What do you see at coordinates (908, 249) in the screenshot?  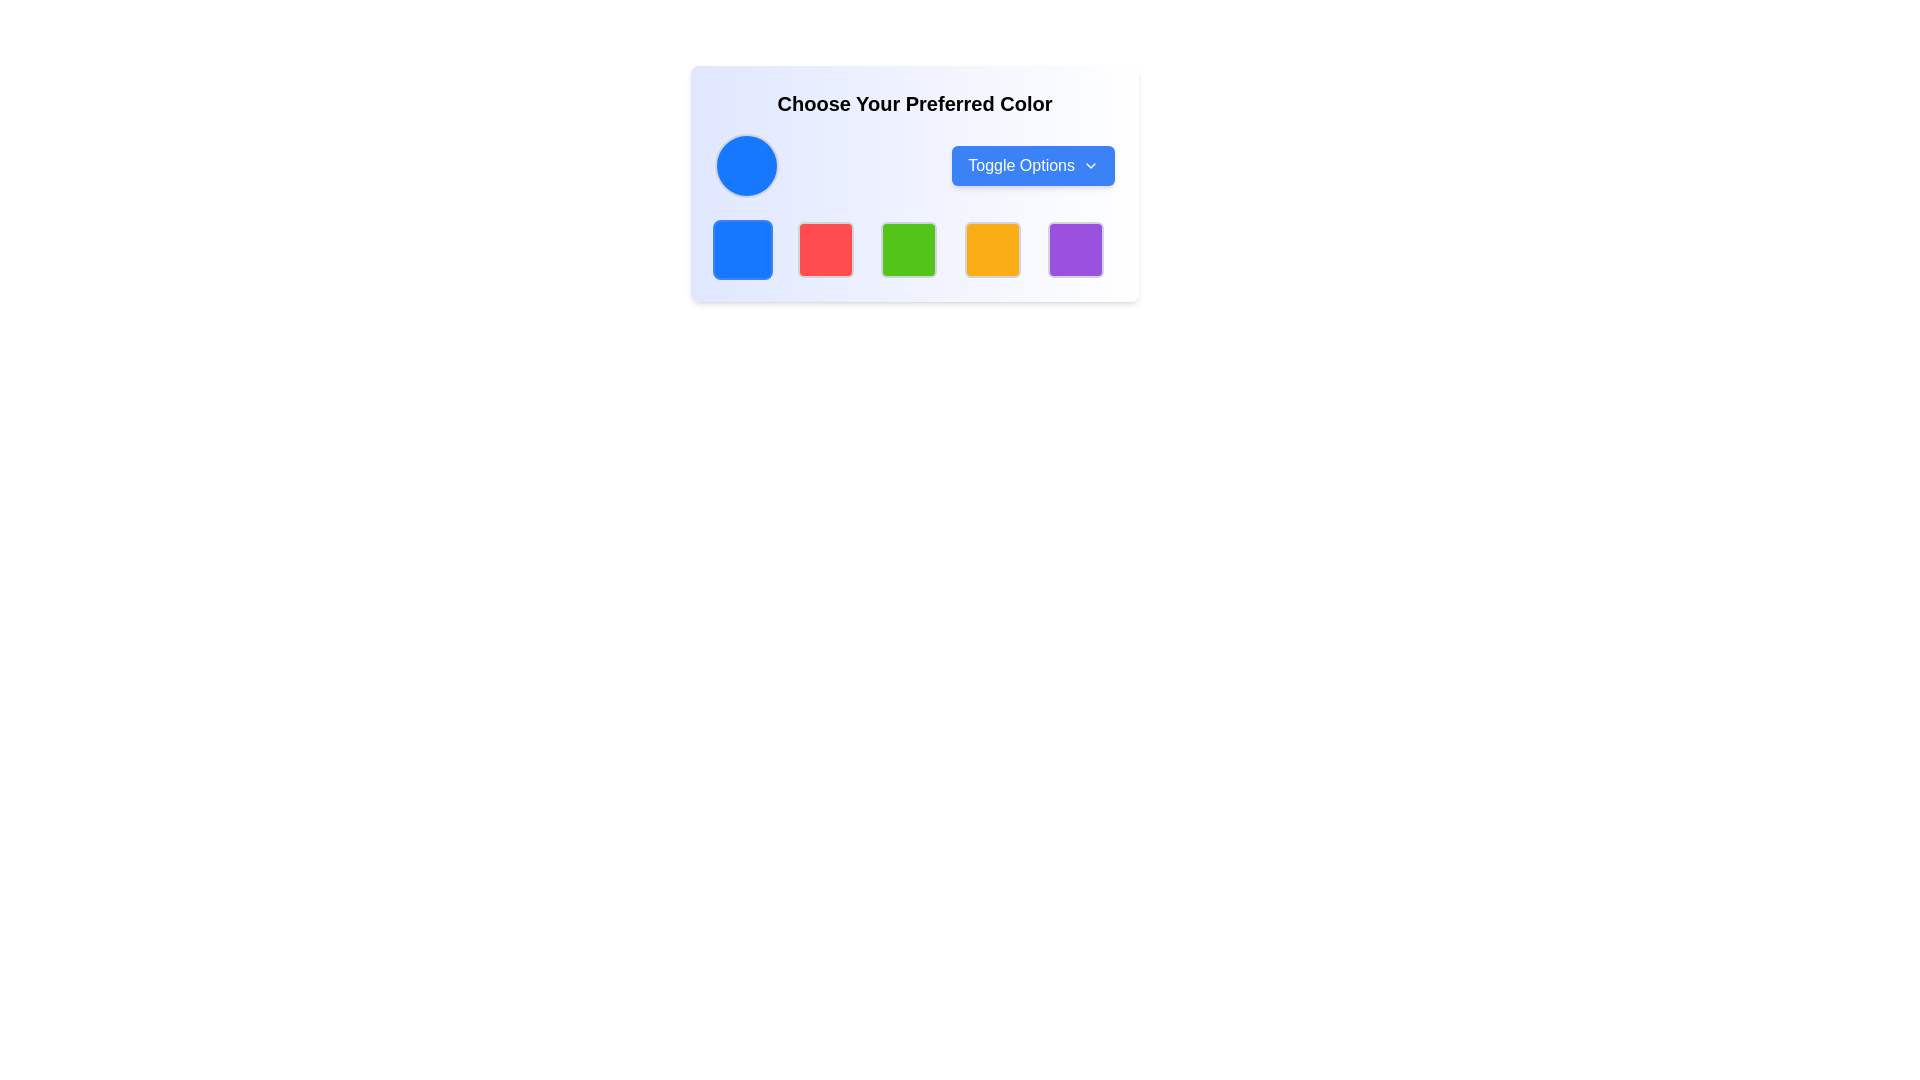 I see `the selectable color option with a green background color, which is the third square in a row of five under the title 'Choose Your Preferred Color'` at bounding box center [908, 249].